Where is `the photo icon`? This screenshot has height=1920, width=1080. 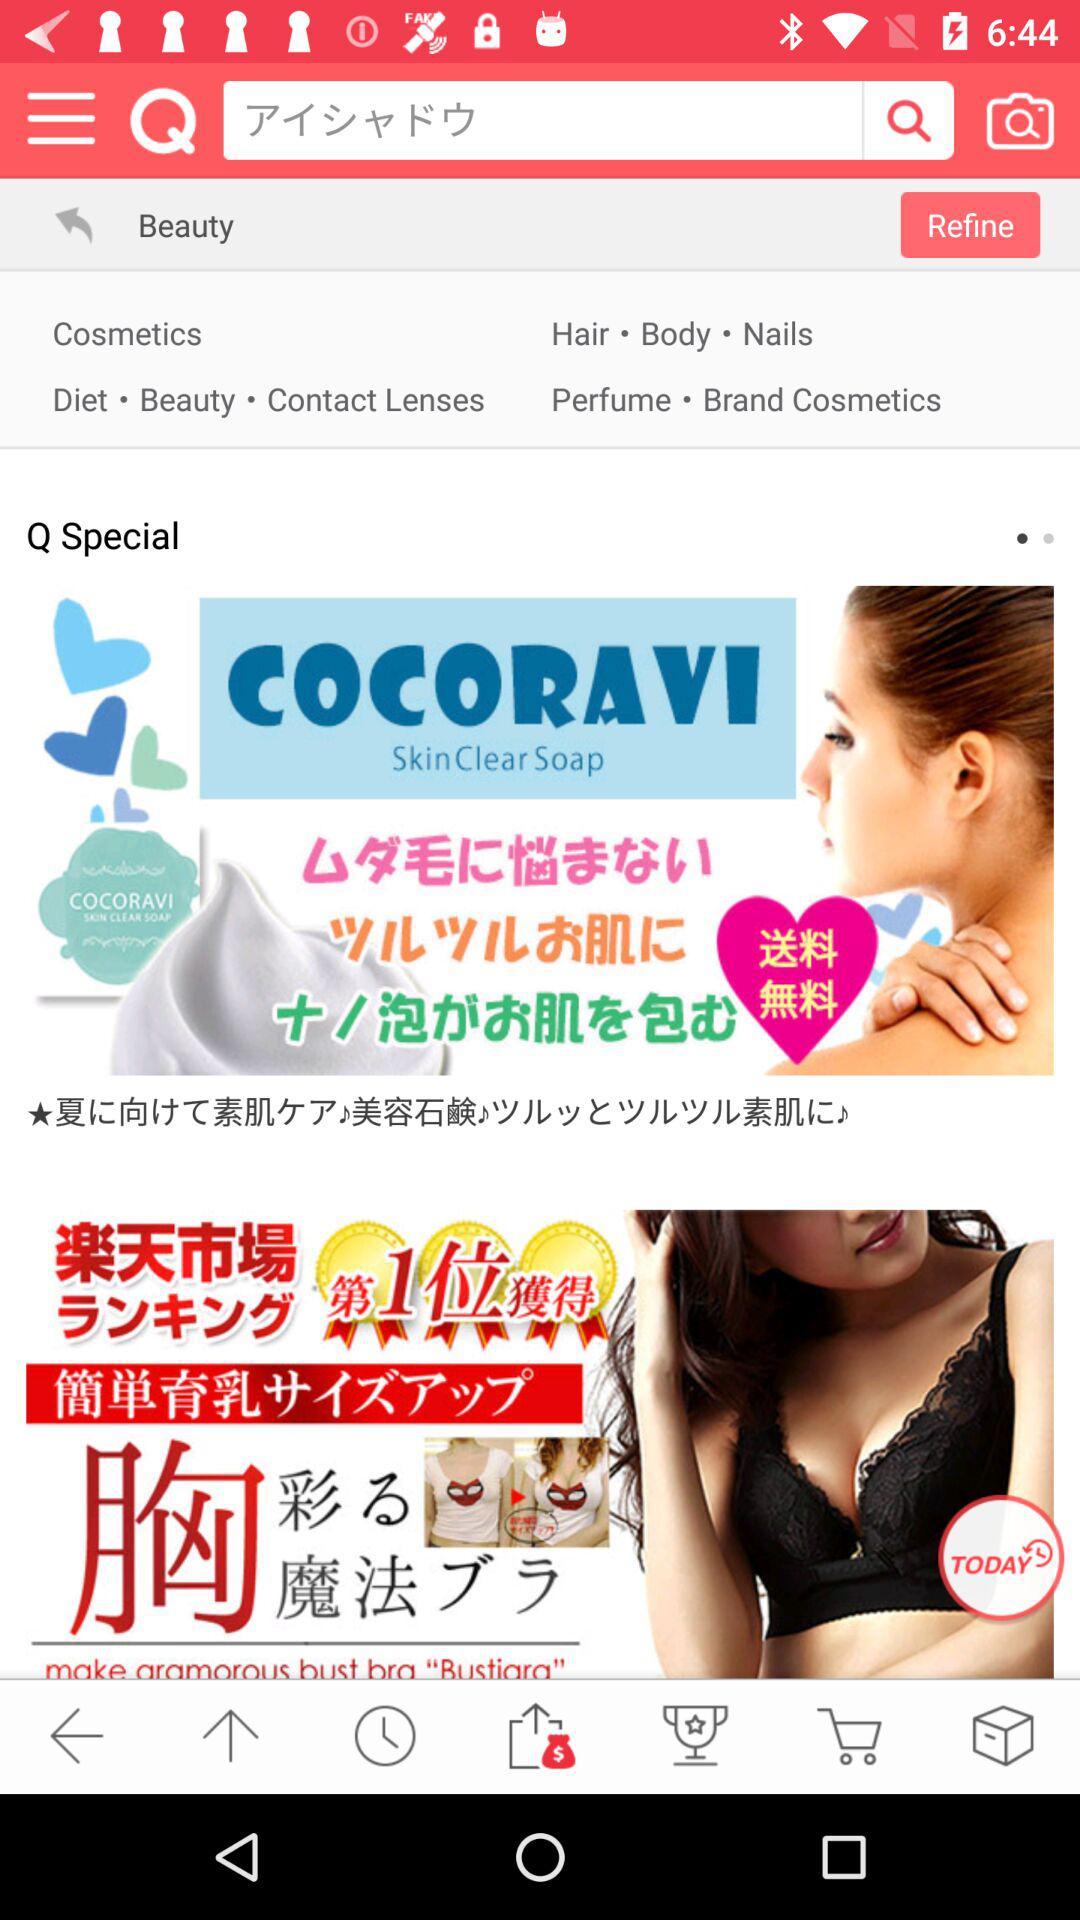 the photo icon is located at coordinates (1019, 119).